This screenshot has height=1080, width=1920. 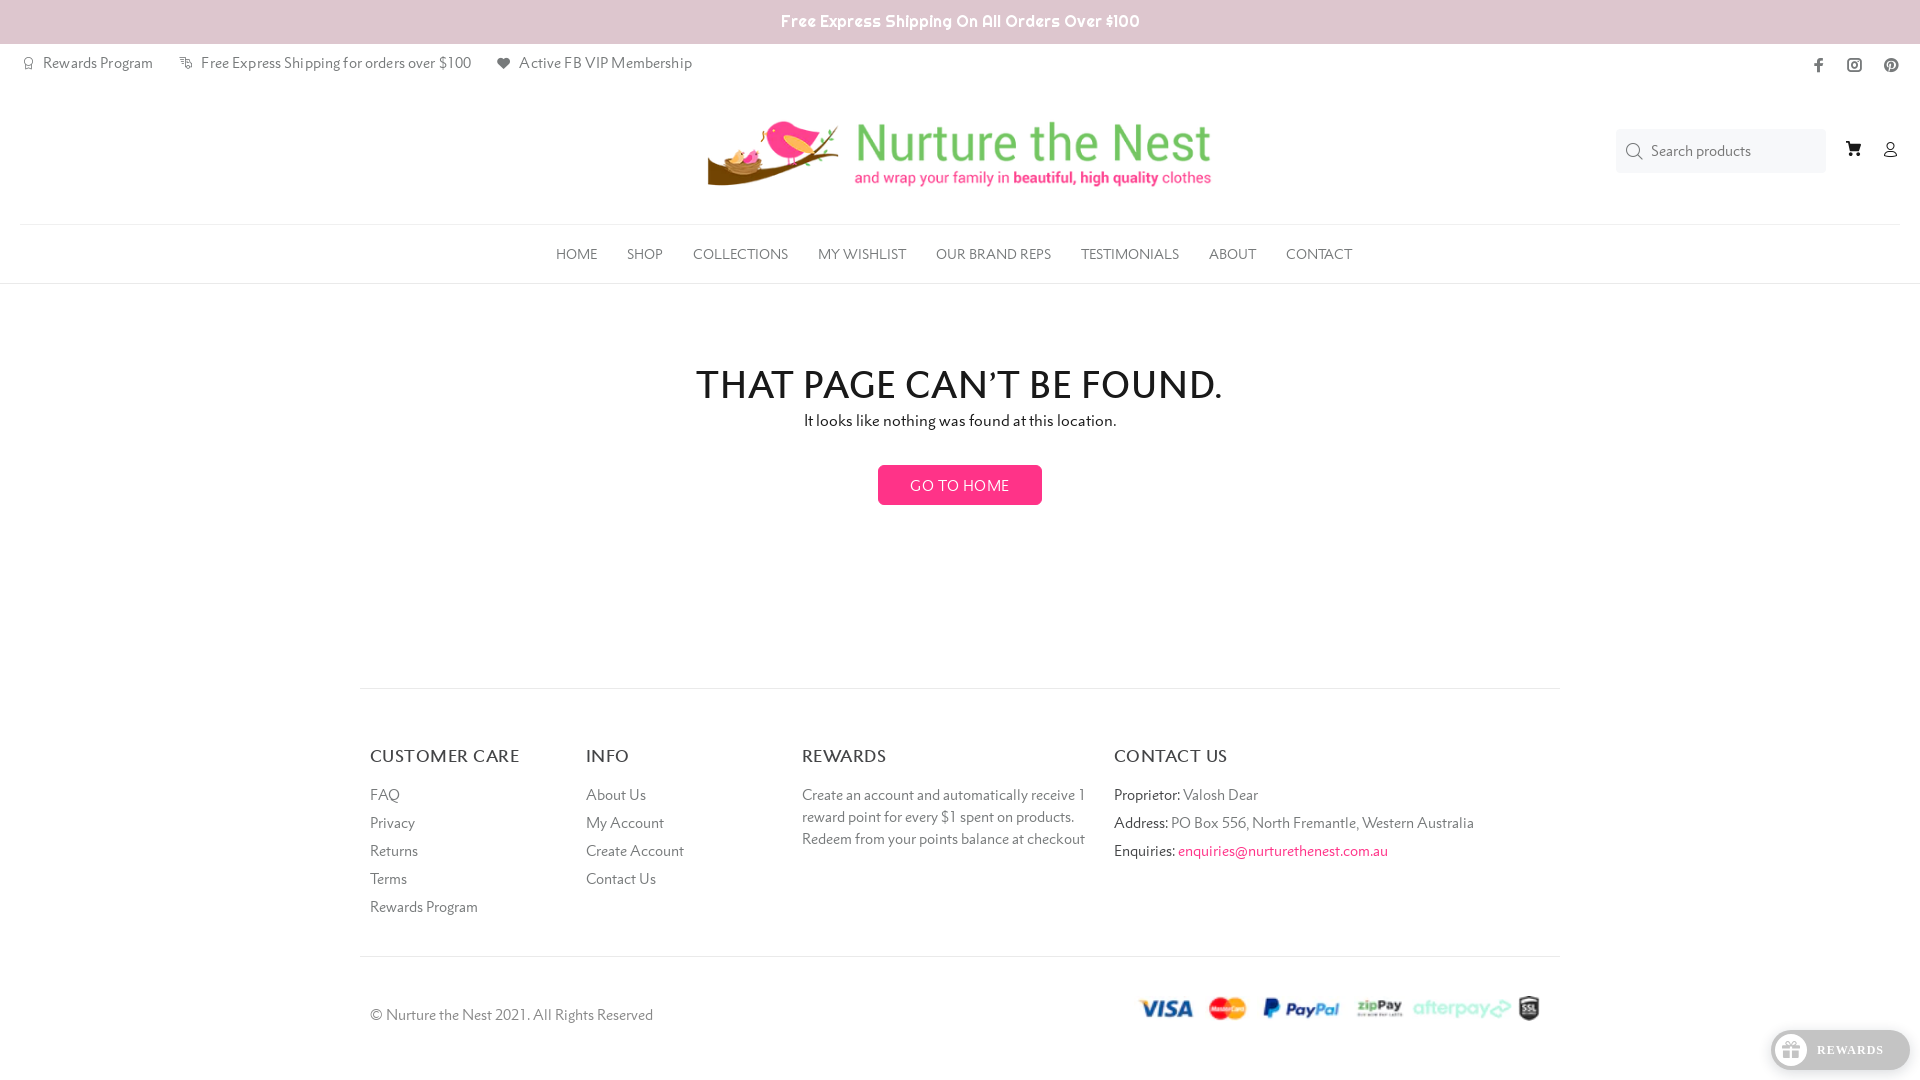 I want to click on 'OUR BRAND REPS', so click(x=993, y=248).